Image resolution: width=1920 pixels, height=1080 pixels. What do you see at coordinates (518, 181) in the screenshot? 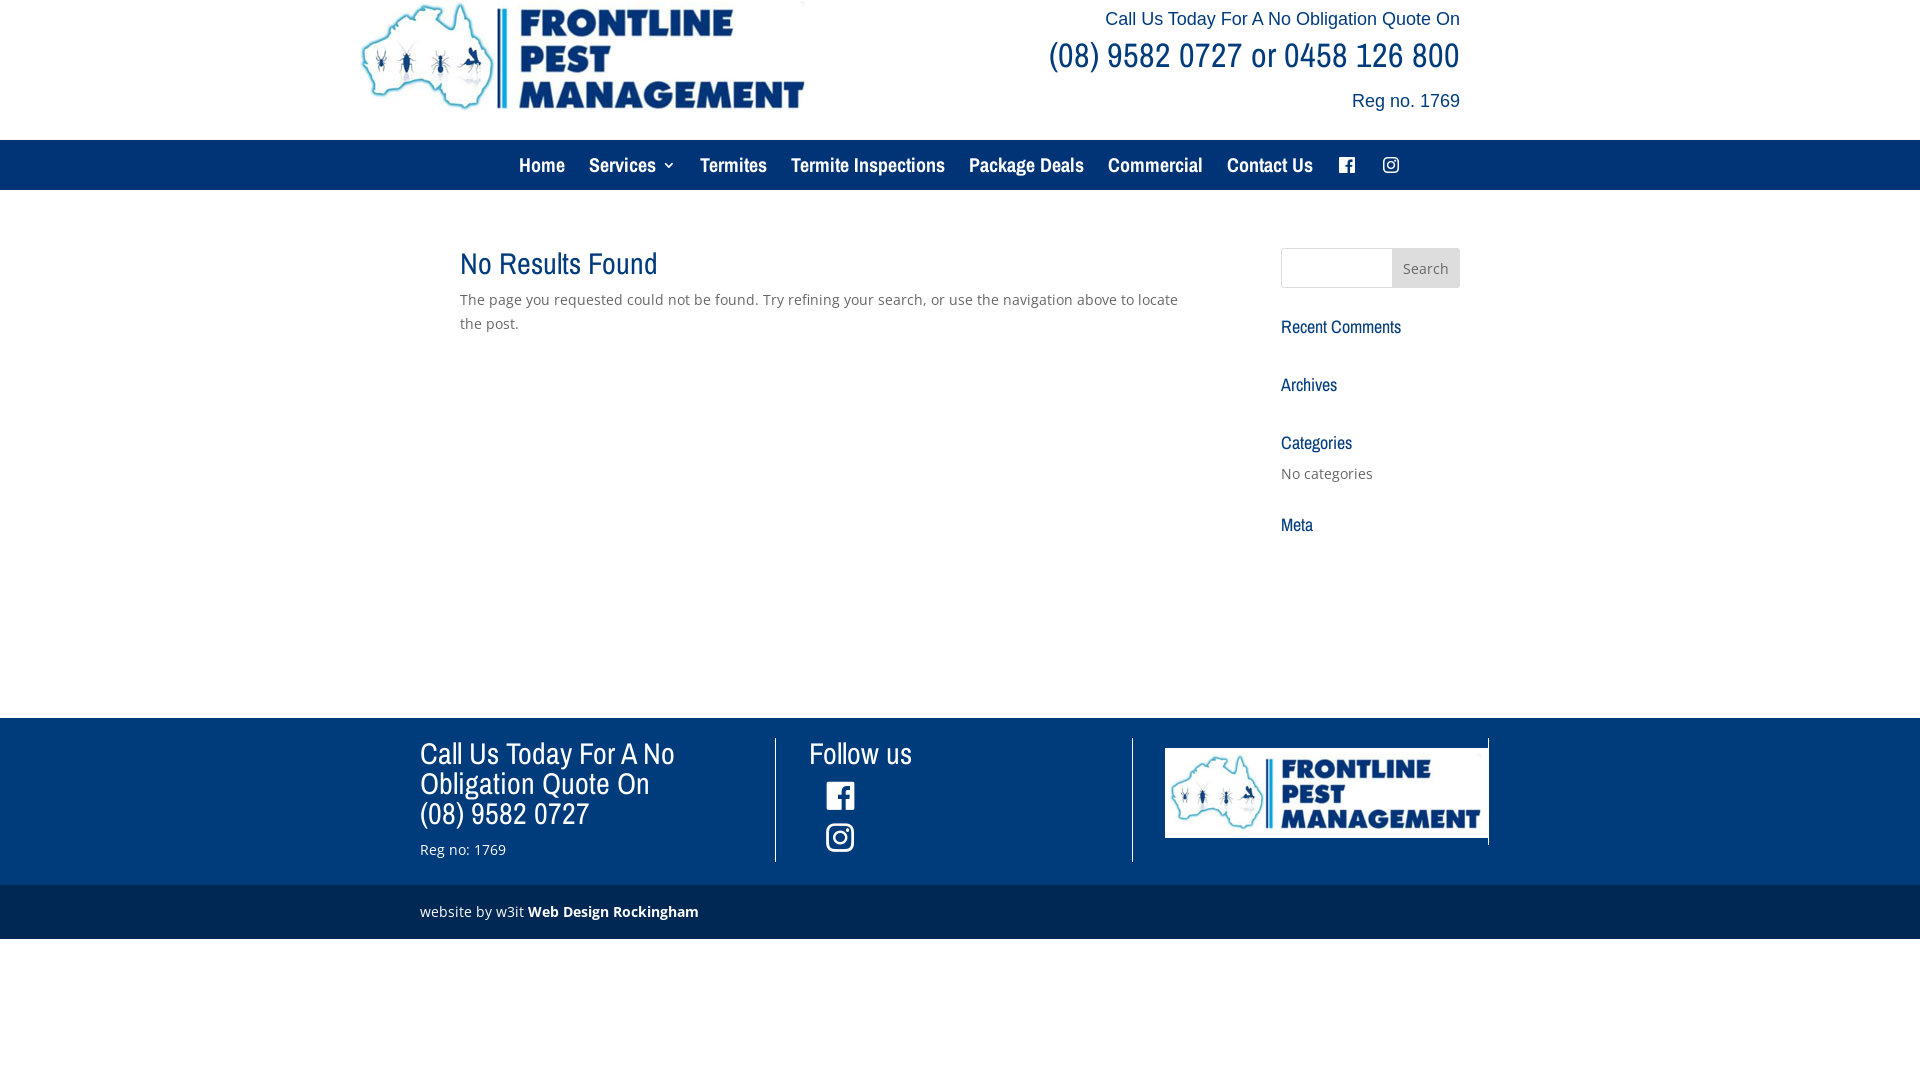
I see `'Home'` at bounding box center [518, 181].